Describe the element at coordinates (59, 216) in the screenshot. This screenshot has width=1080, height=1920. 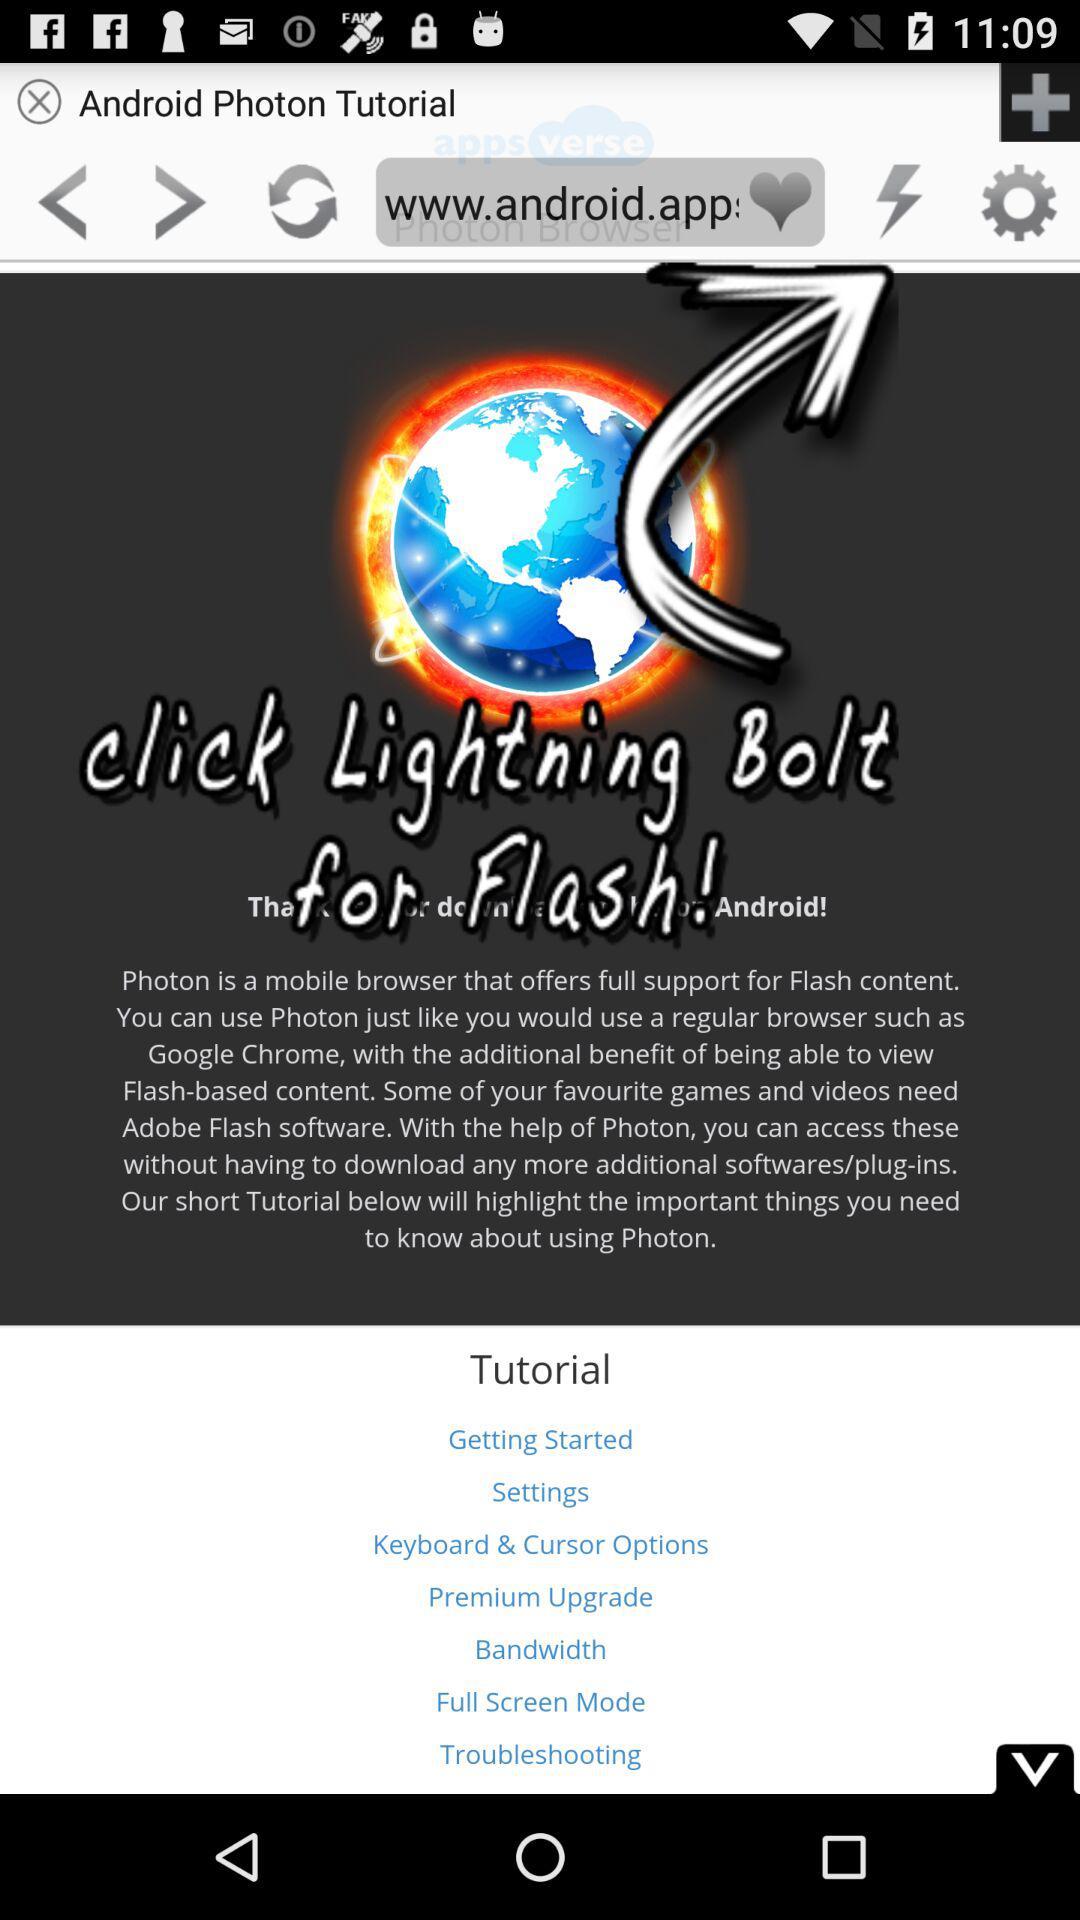
I see `the arrow_backward icon` at that location.